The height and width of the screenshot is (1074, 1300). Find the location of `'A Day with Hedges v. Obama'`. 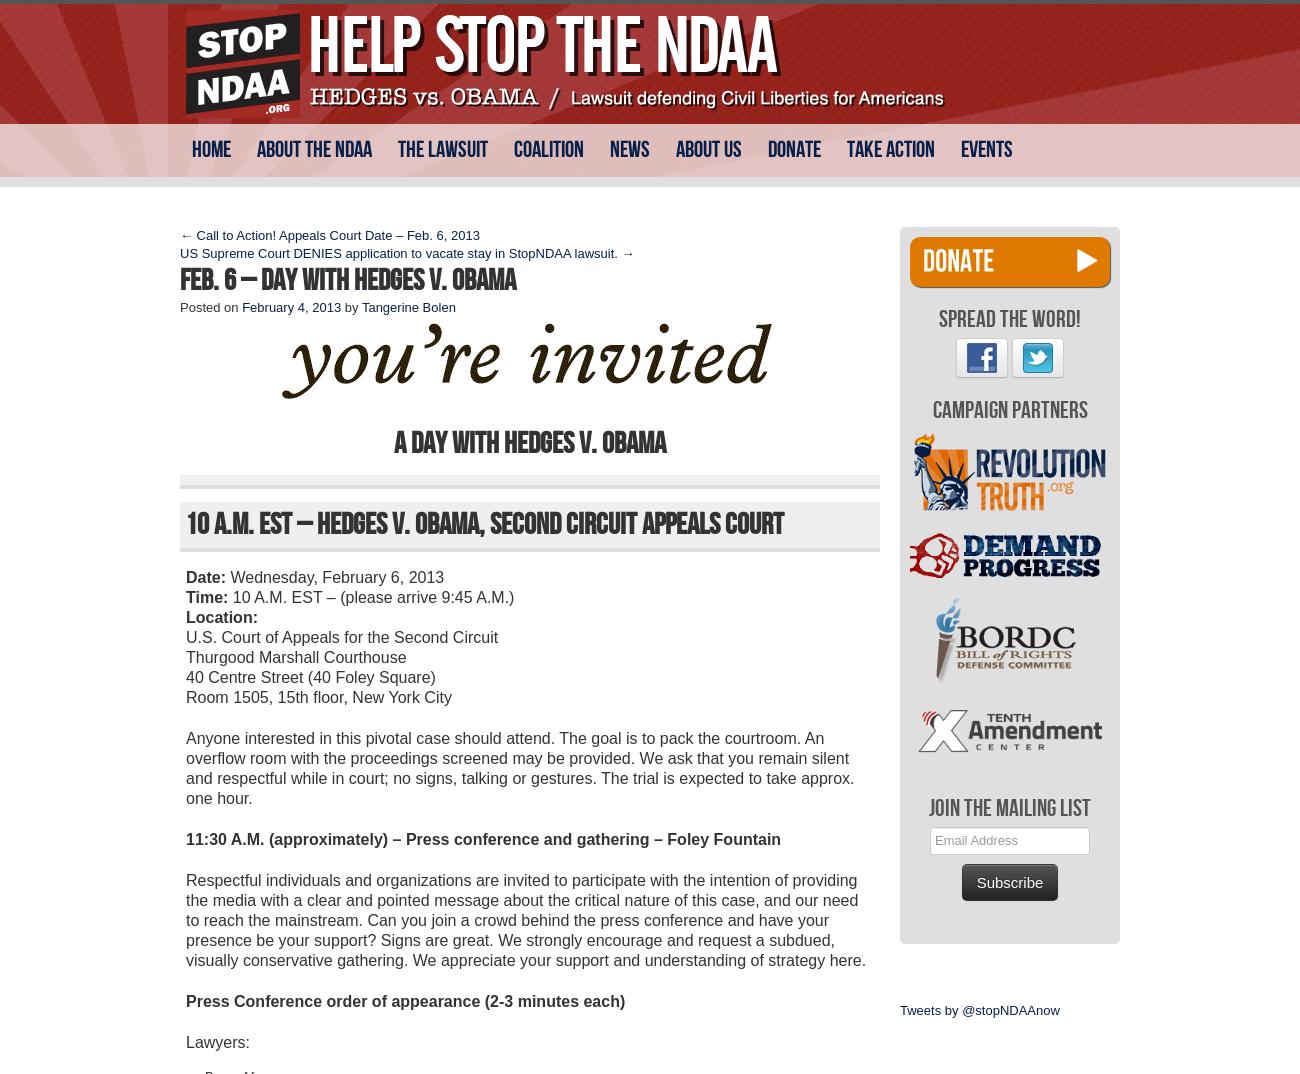

'A Day with Hedges v. Obama' is located at coordinates (530, 442).